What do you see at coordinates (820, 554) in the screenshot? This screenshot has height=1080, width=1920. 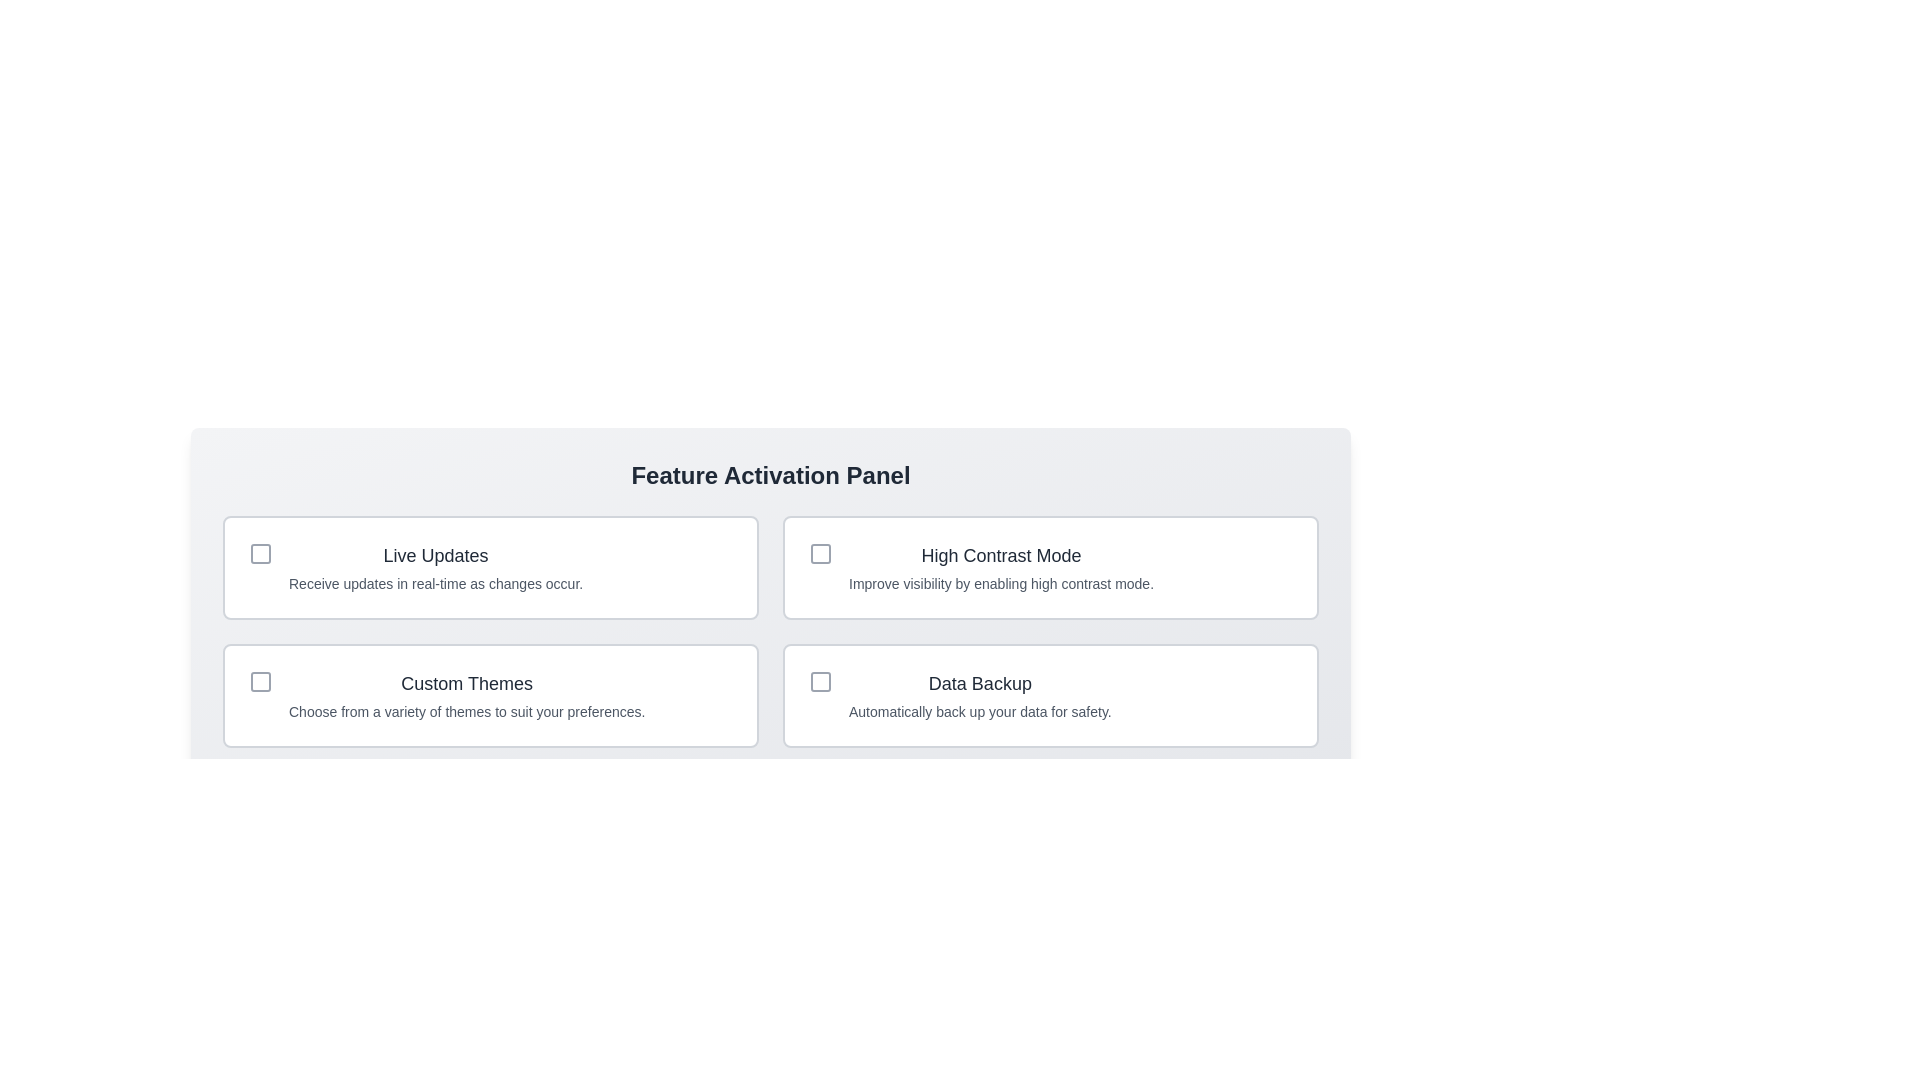 I see `the first checkbox in the 'High Contrast Mode' section` at bounding box center [820, 554].